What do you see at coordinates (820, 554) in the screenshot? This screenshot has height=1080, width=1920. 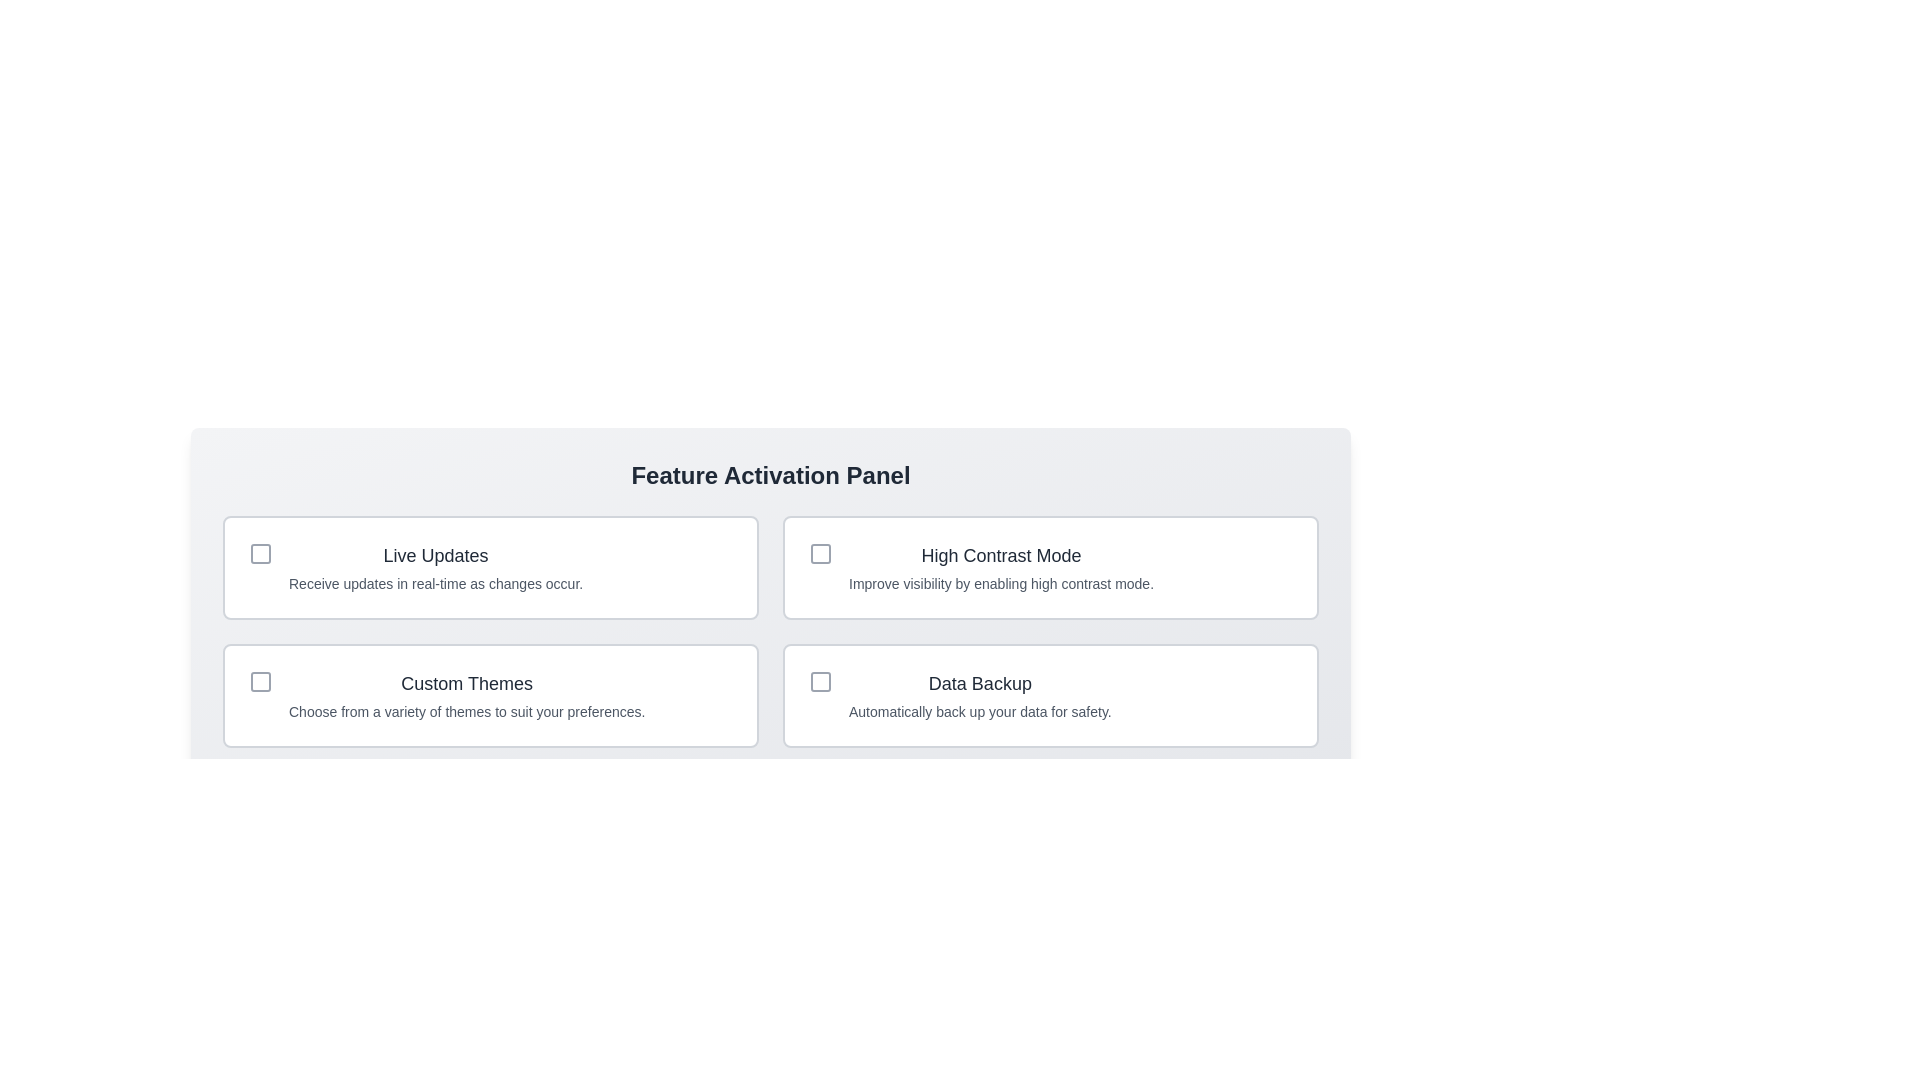 I see `the first checkbox in the 'High Contrast Mode' section` at bounding box center [820, 554].